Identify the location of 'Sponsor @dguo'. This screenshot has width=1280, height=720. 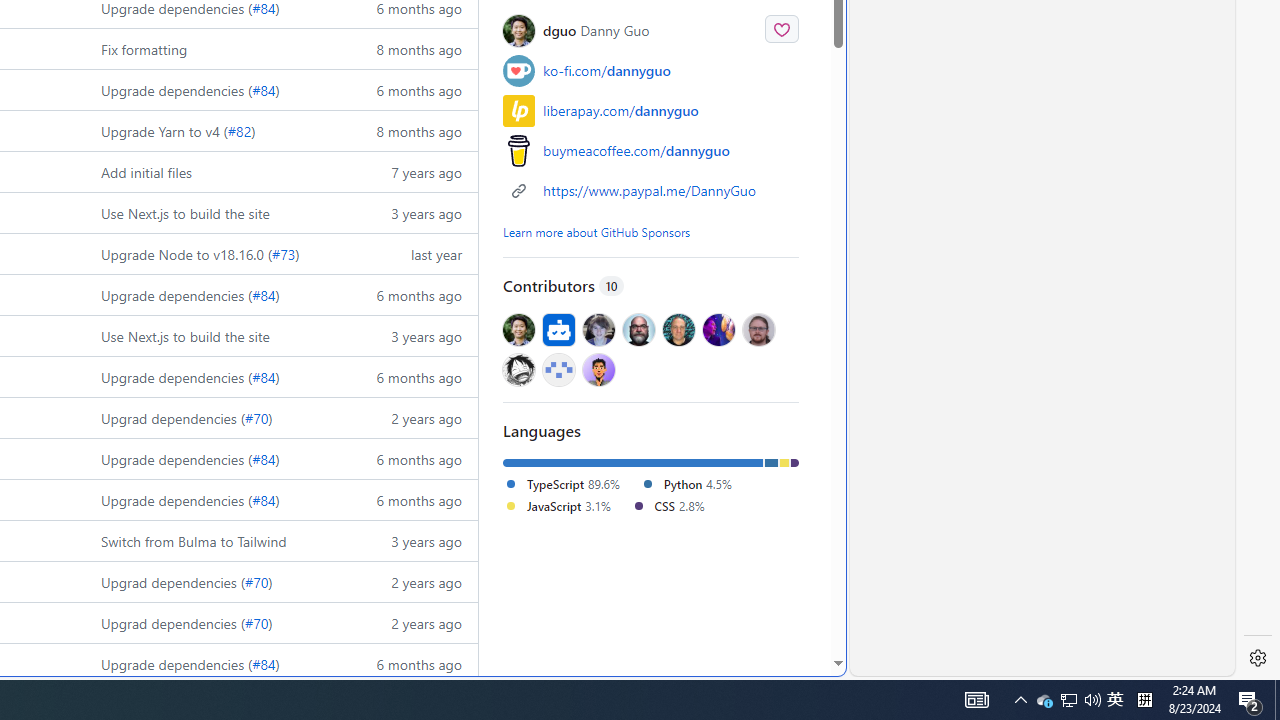
(781, 28).